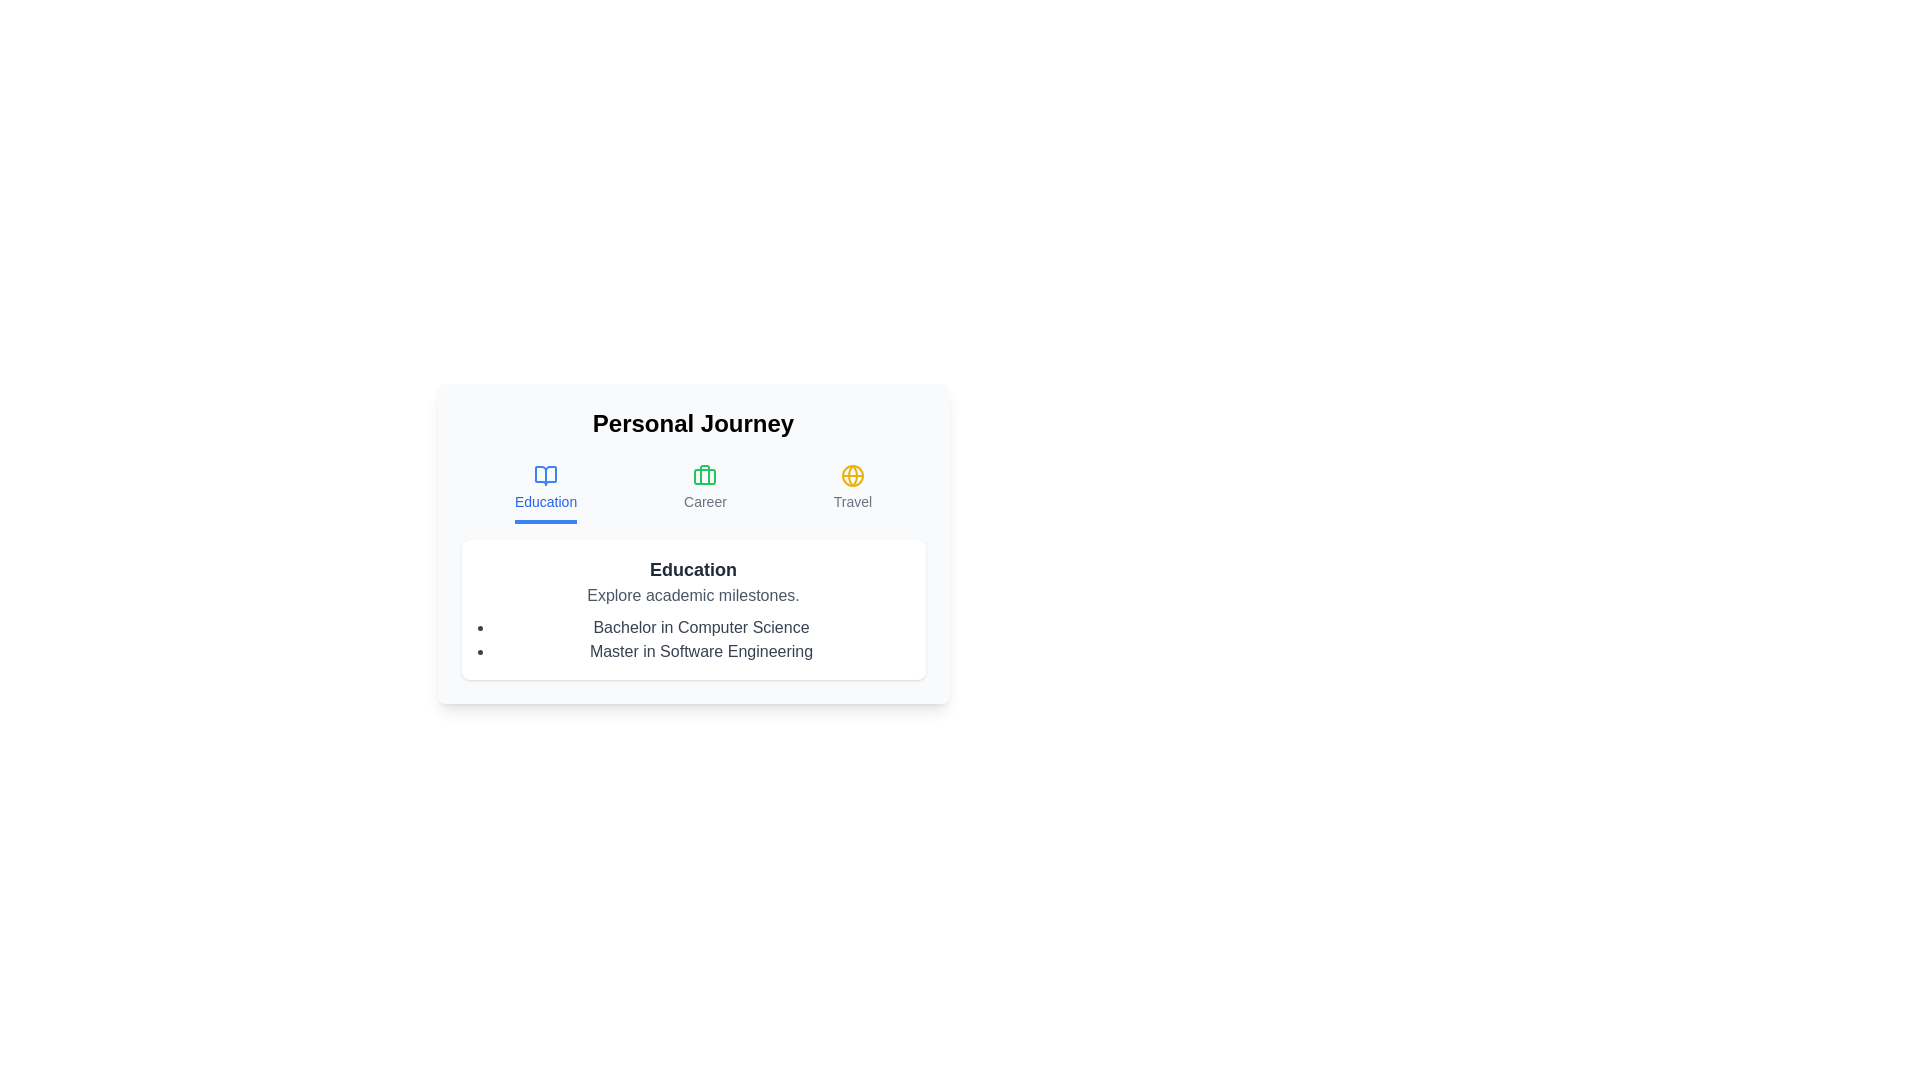 The height and width of the screenshot is (1080, 1920). What do you see at coordinates (705, 475) in the screenshot?
I see `the green briefcase icon representing 'career', which is positioned above the word 'Career' in the center column of the navigation interface` at bounding box center [705, 475].